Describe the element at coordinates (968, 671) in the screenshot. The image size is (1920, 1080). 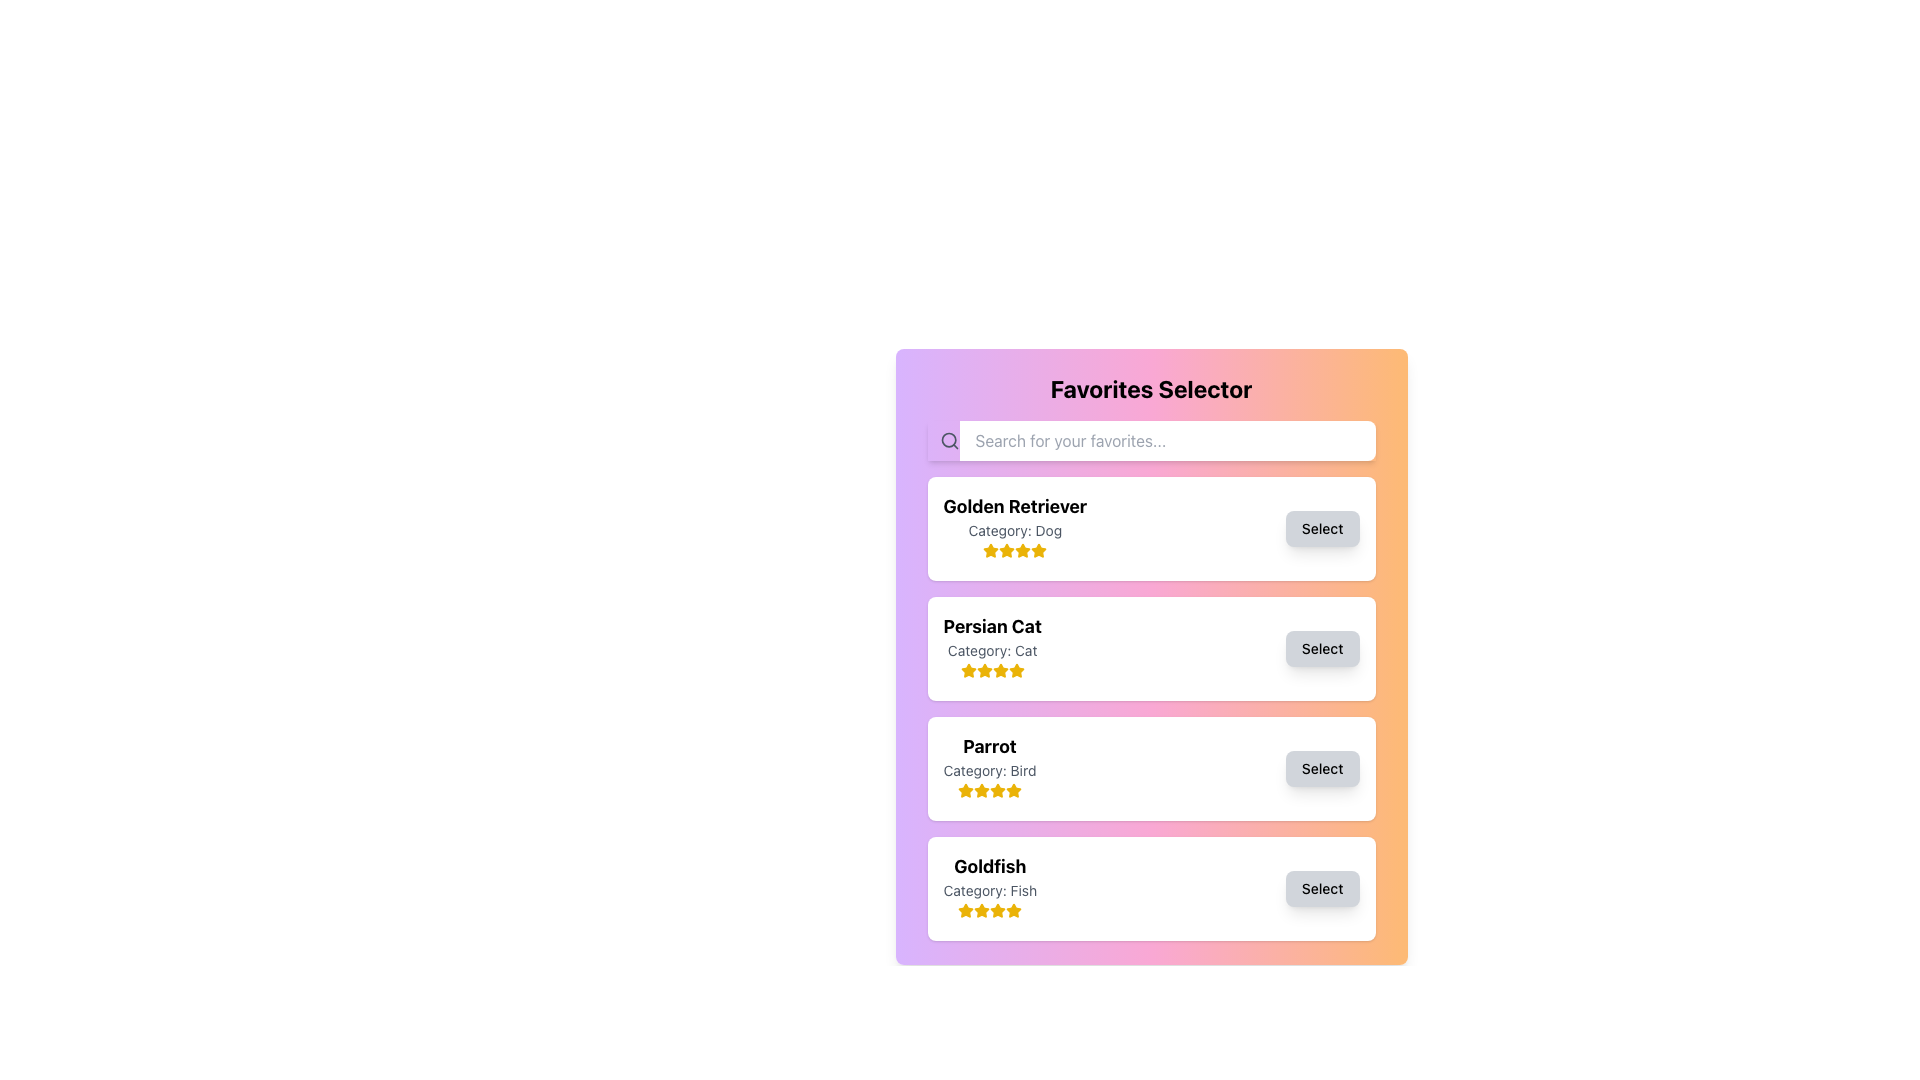
I see `the first star icon in the rating row for the 'Persian Cat' category, which is visually represented as a yellow star with a thin black outline` at that location.